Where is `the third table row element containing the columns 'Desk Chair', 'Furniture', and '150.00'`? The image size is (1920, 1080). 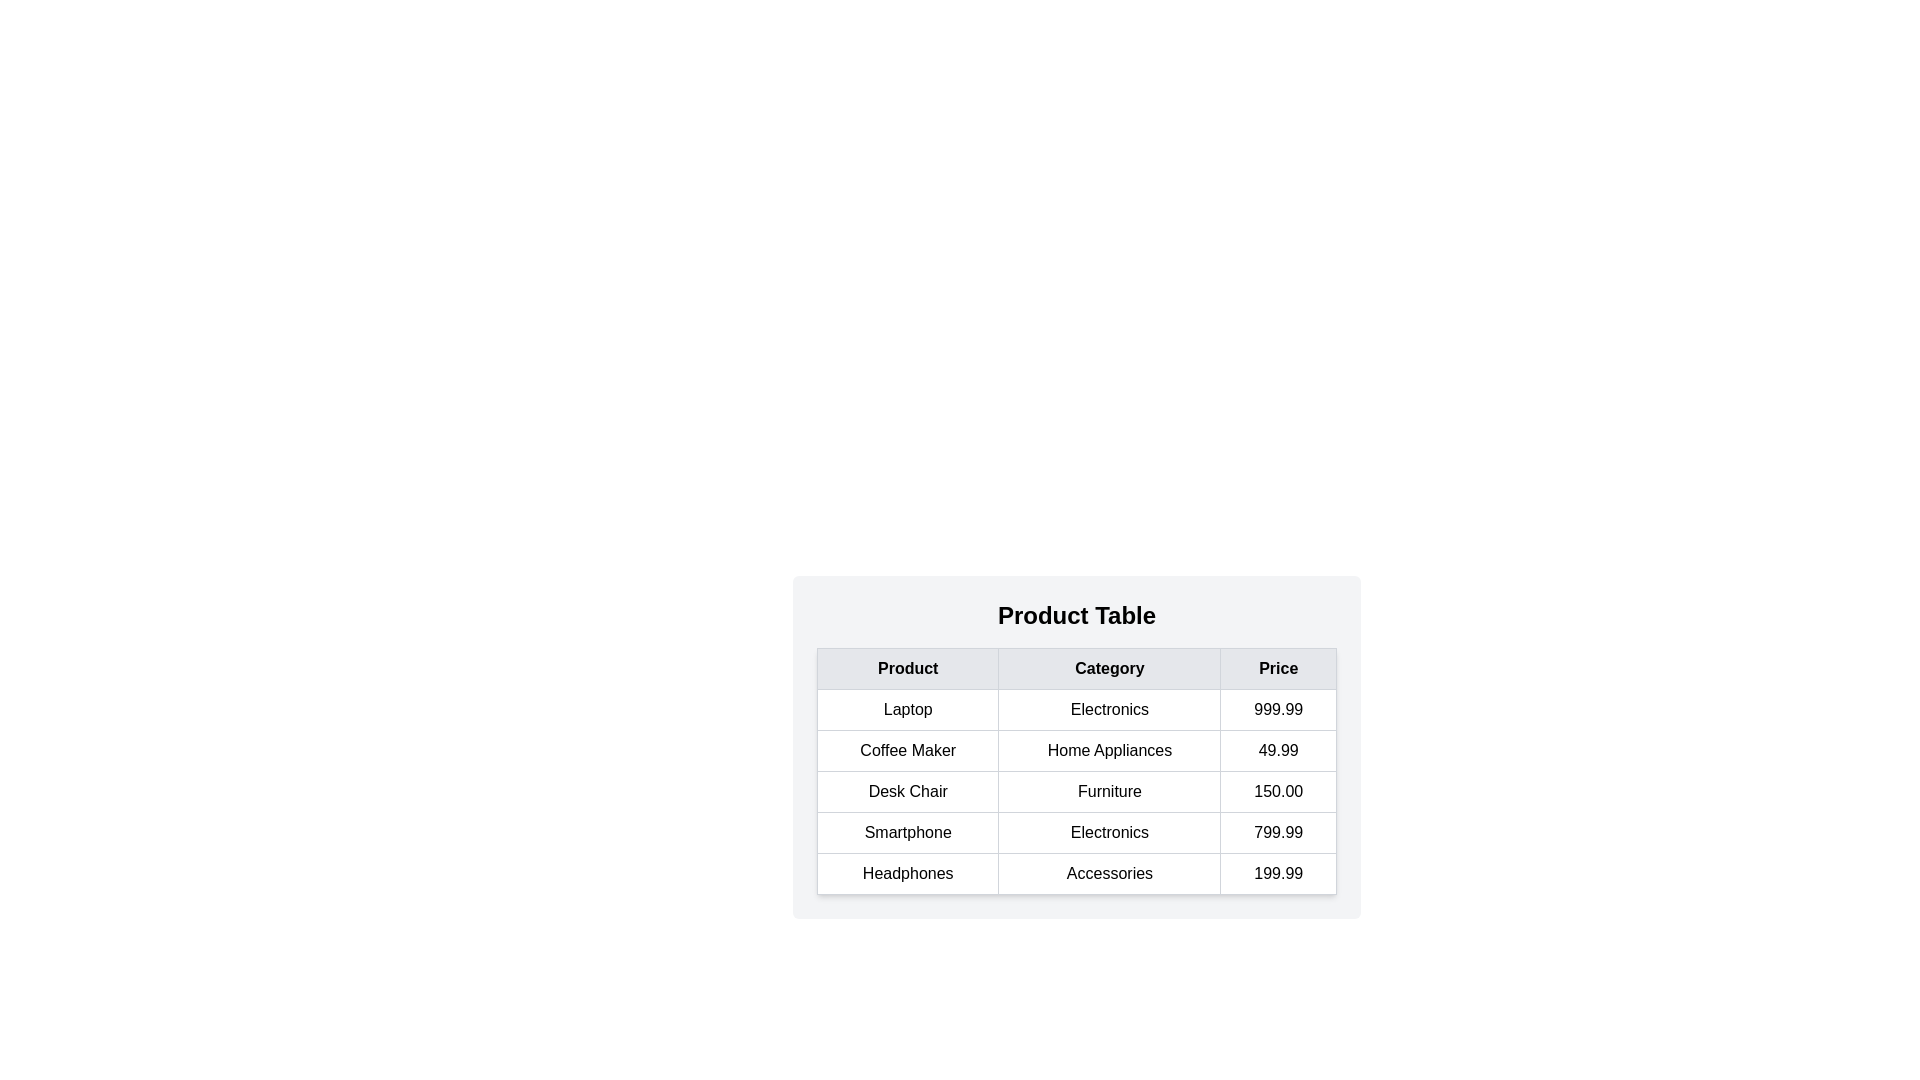
the third table row element containing the columns 'Desk Chair', 'Furniture', and '150.00' is located at coordinates (1075, 790).